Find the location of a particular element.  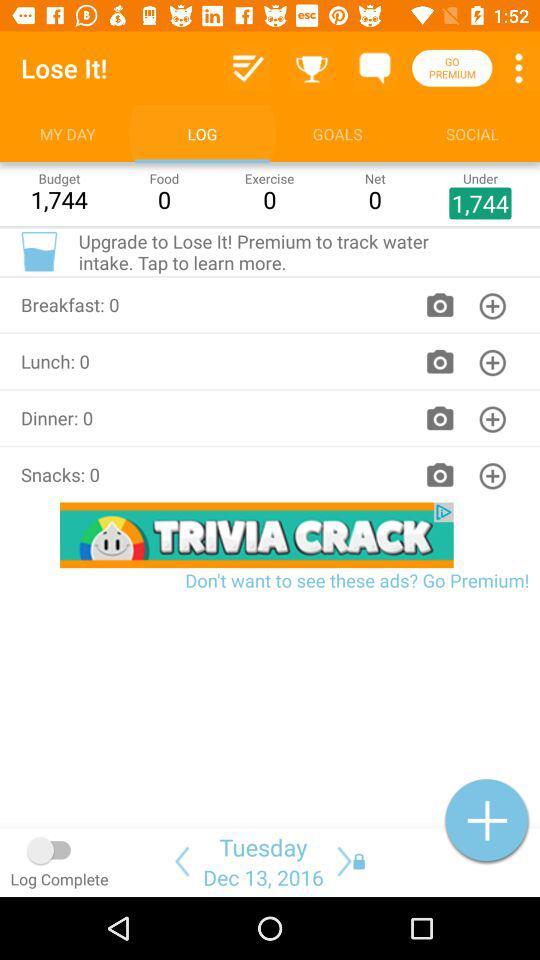

icon which is at bottom right corner of the page is located at coordinates (486, 820).